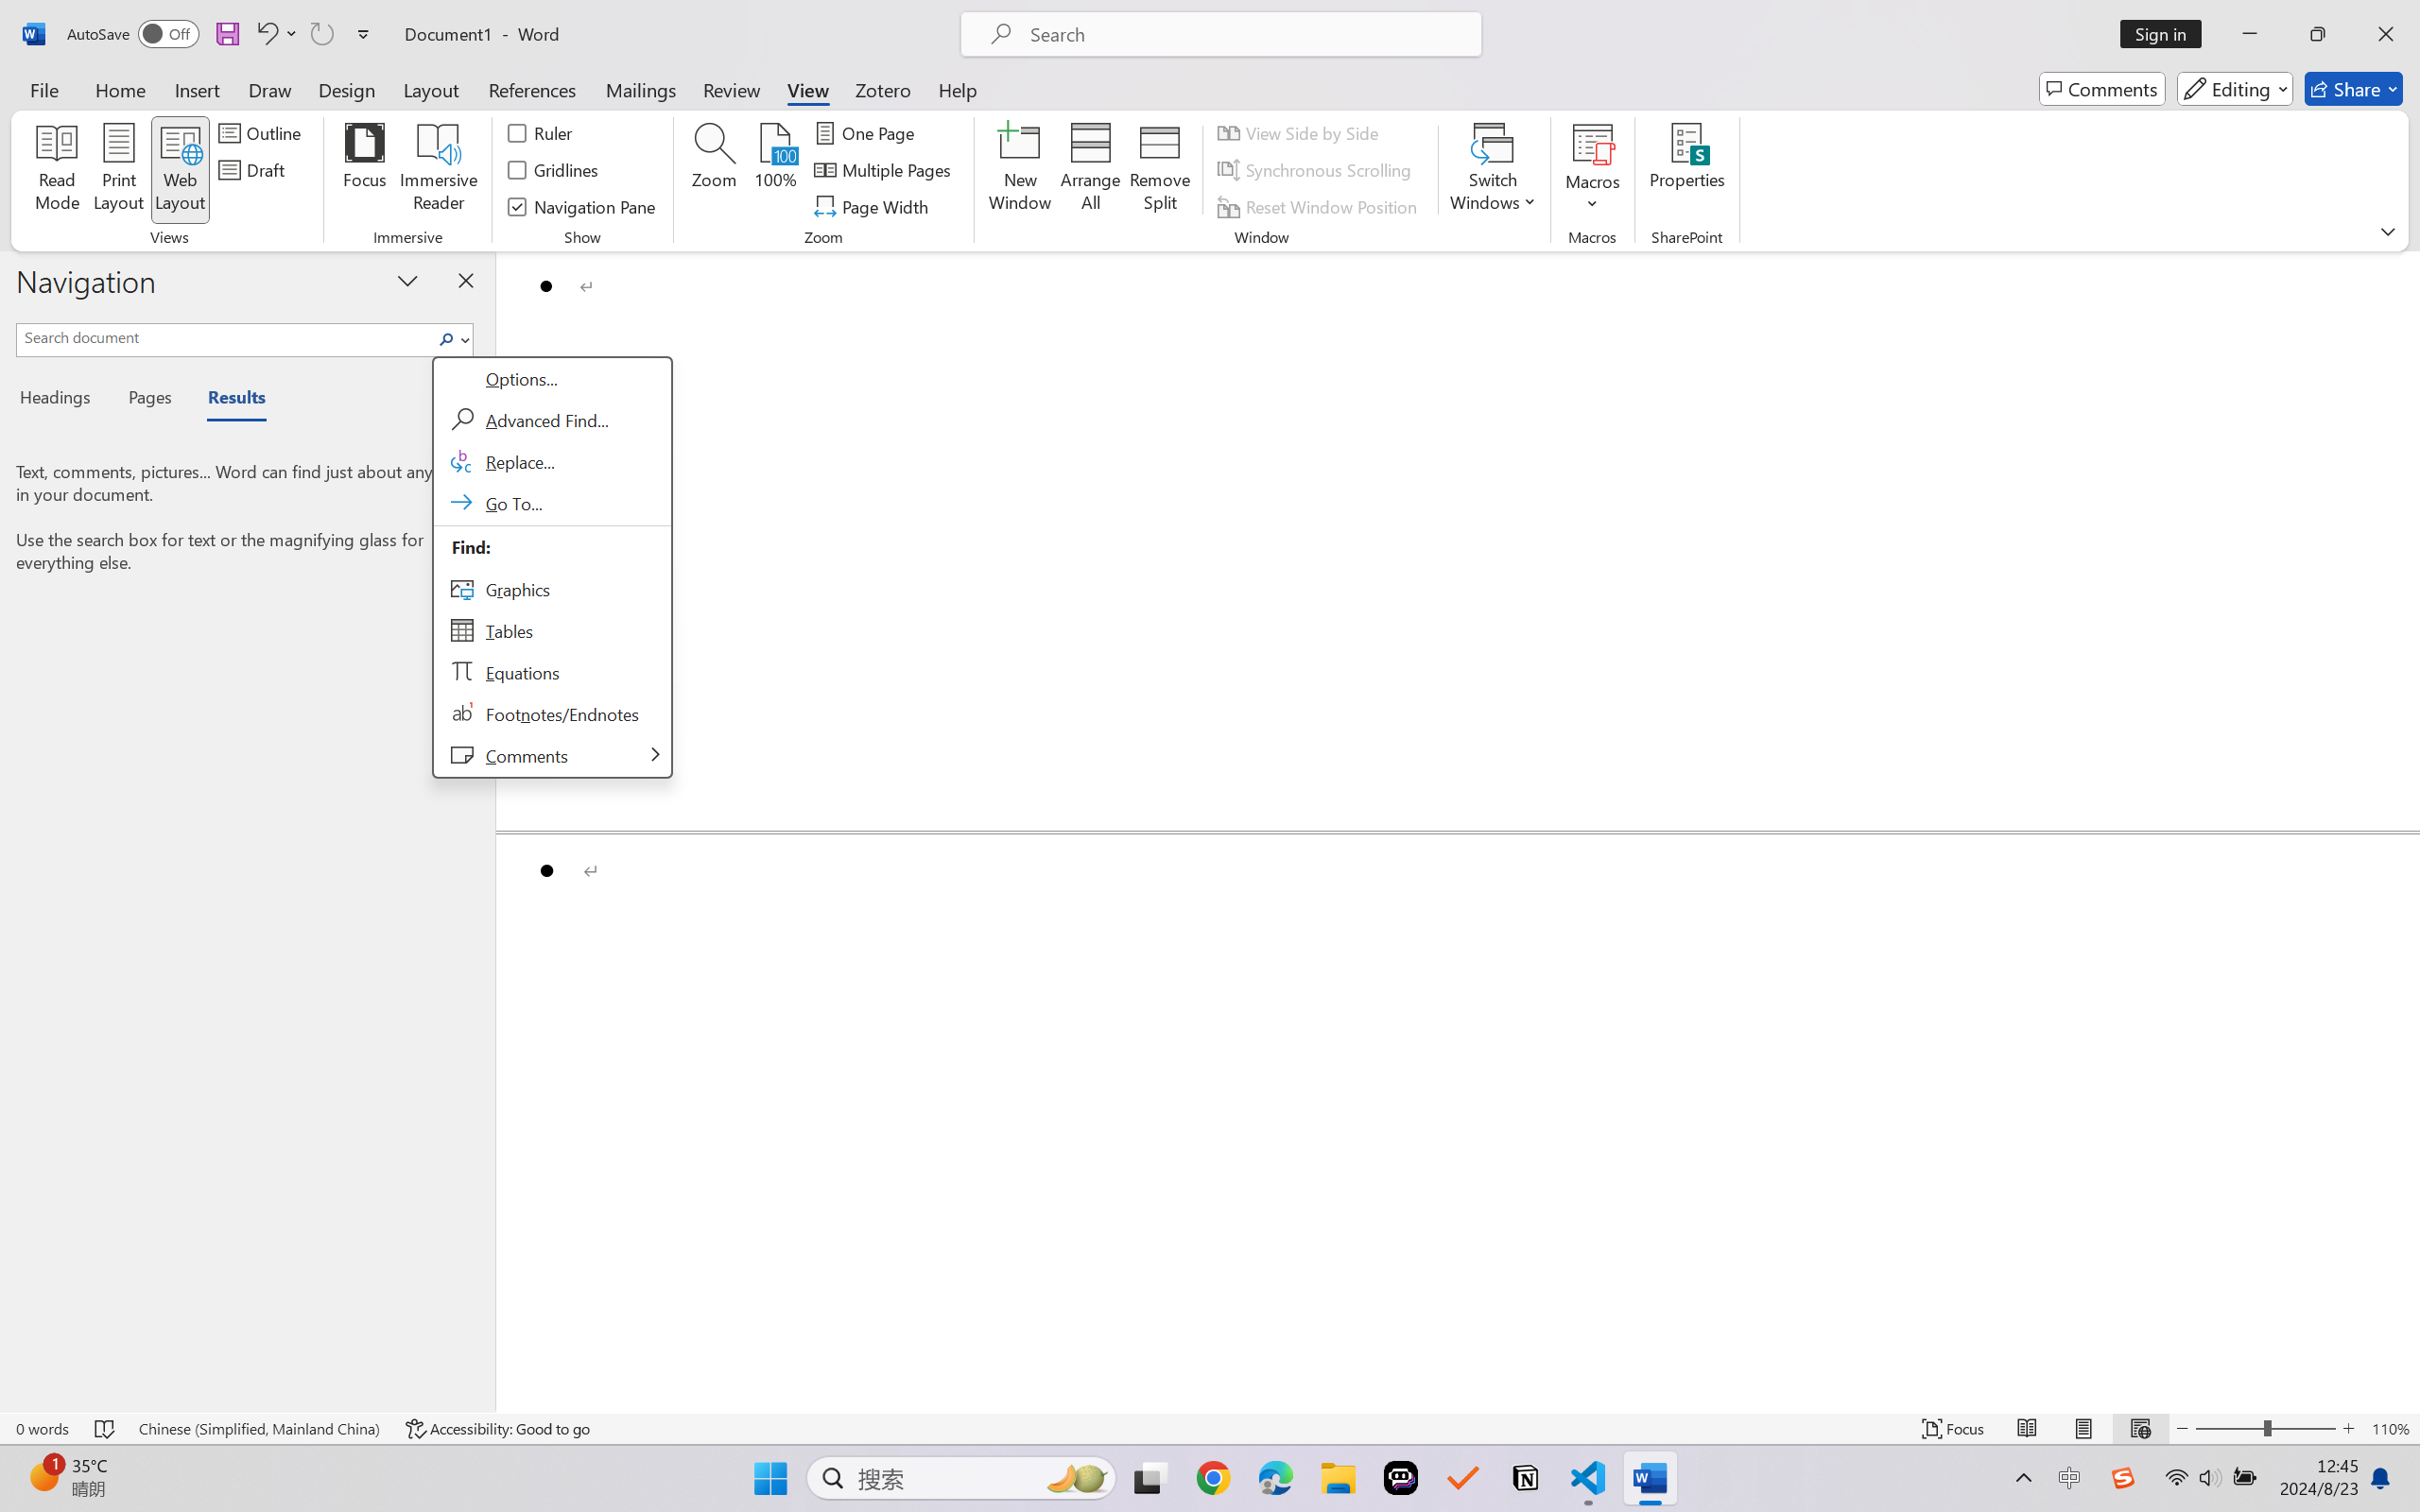 This screenshot has width=2420, height=1512. Describe the element at coordinates (866, 131) in the screenshot. I see `'One Page'` at that location.